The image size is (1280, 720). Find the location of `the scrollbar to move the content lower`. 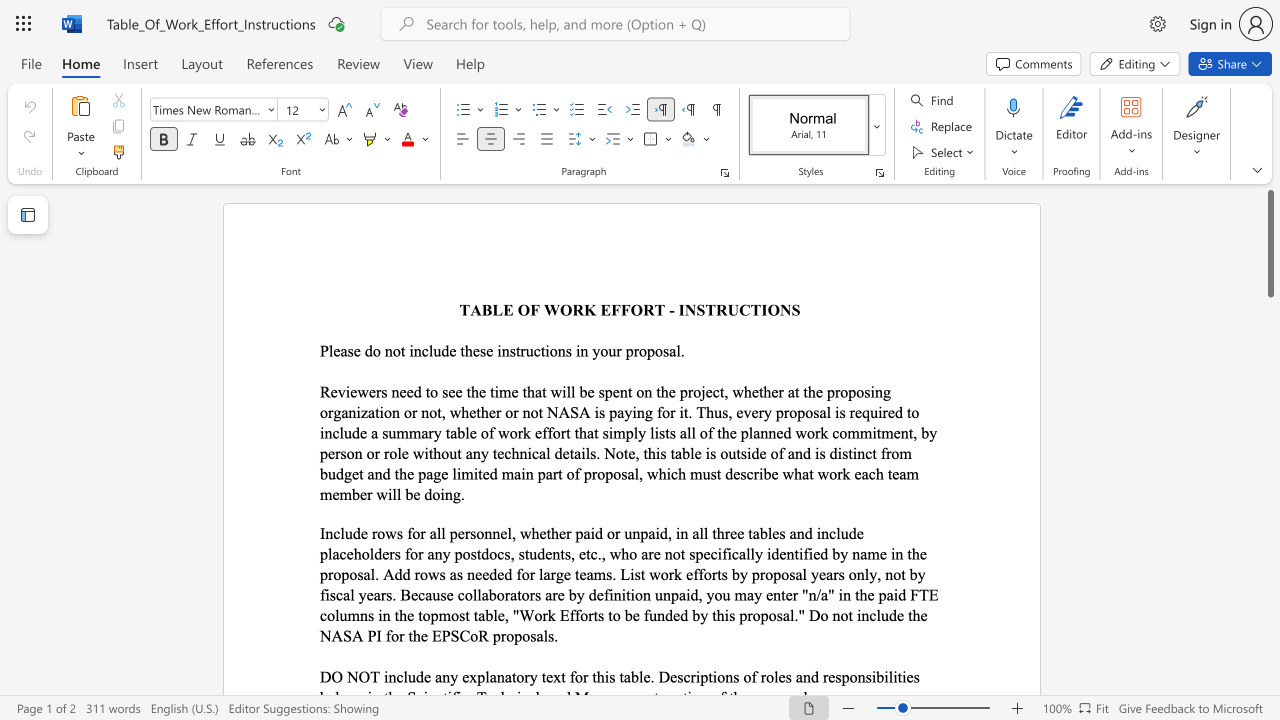

the scrollbar to move the content lower is located at coordinates (1269, 560).